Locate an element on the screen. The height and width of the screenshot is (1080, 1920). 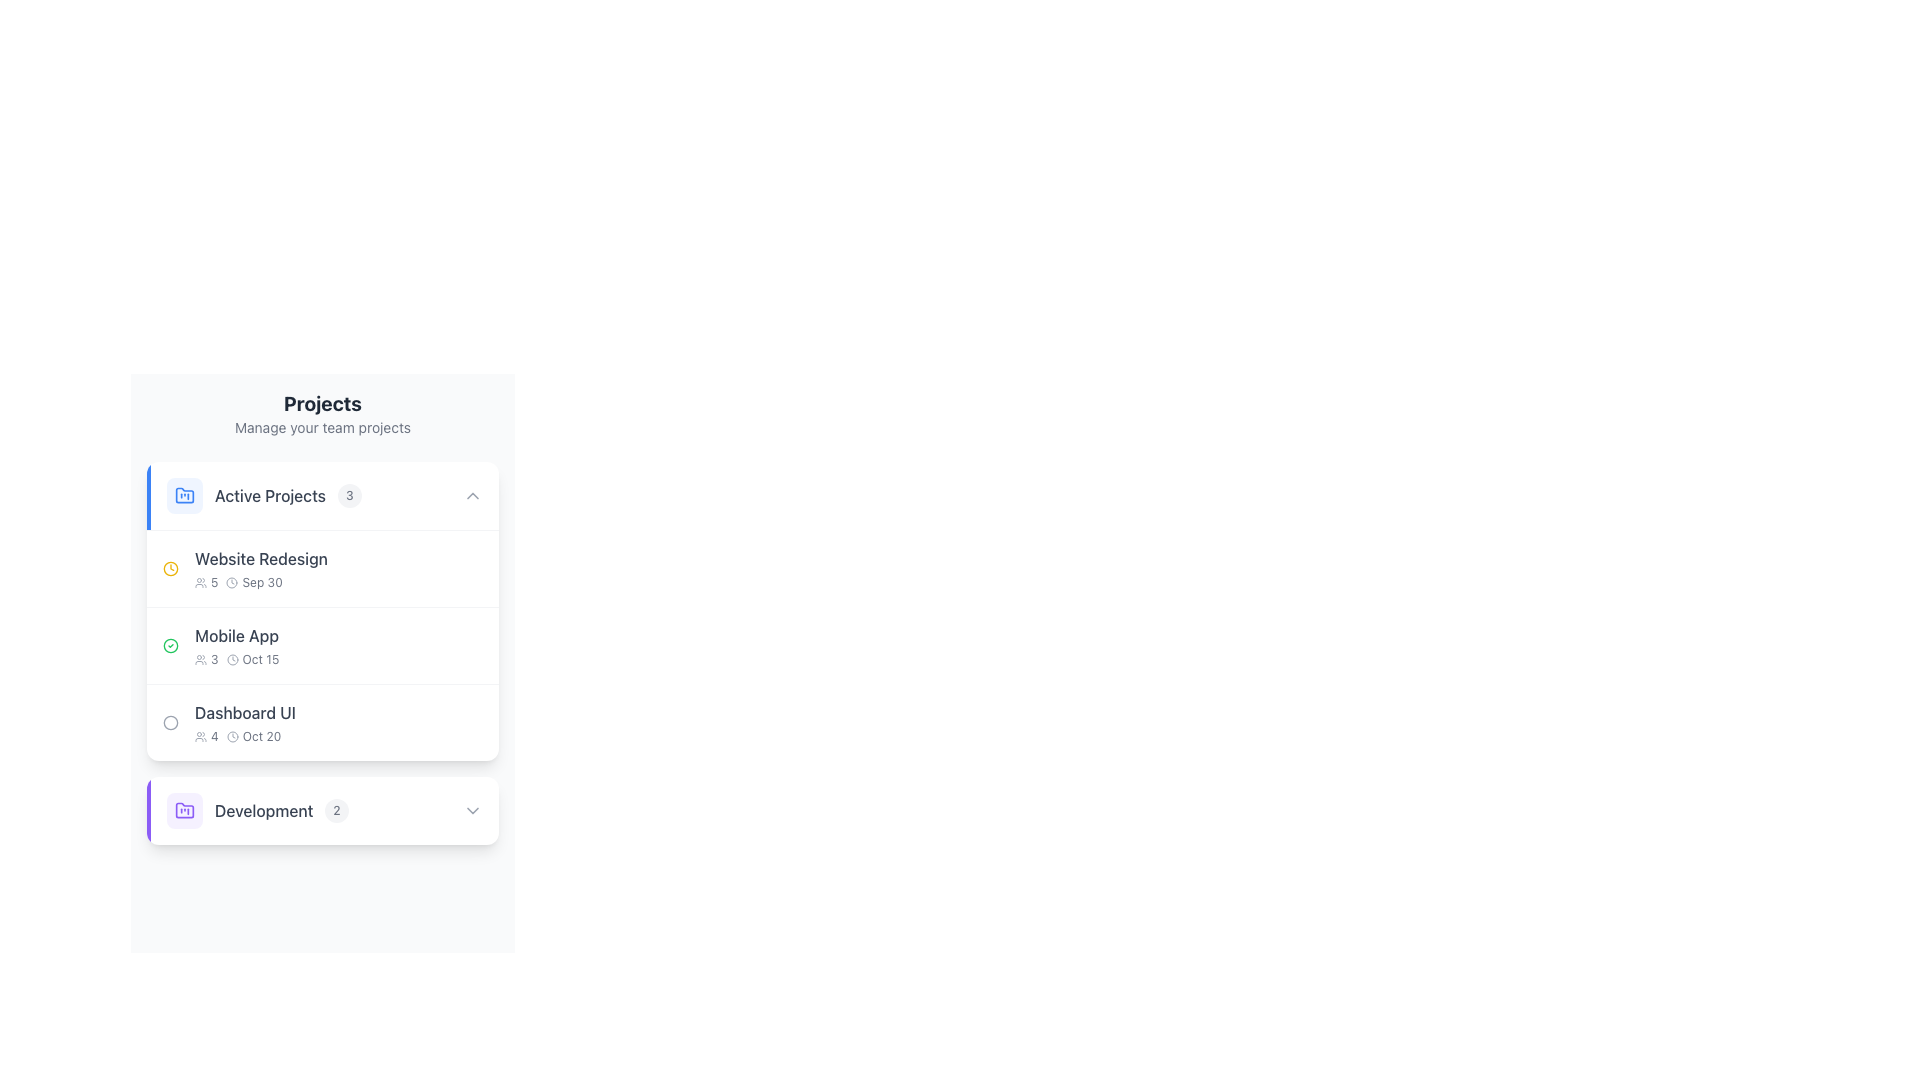
the 'Active Projects' Collapsible Group Header for keyboard navigation is located at coordinates (322, 495).